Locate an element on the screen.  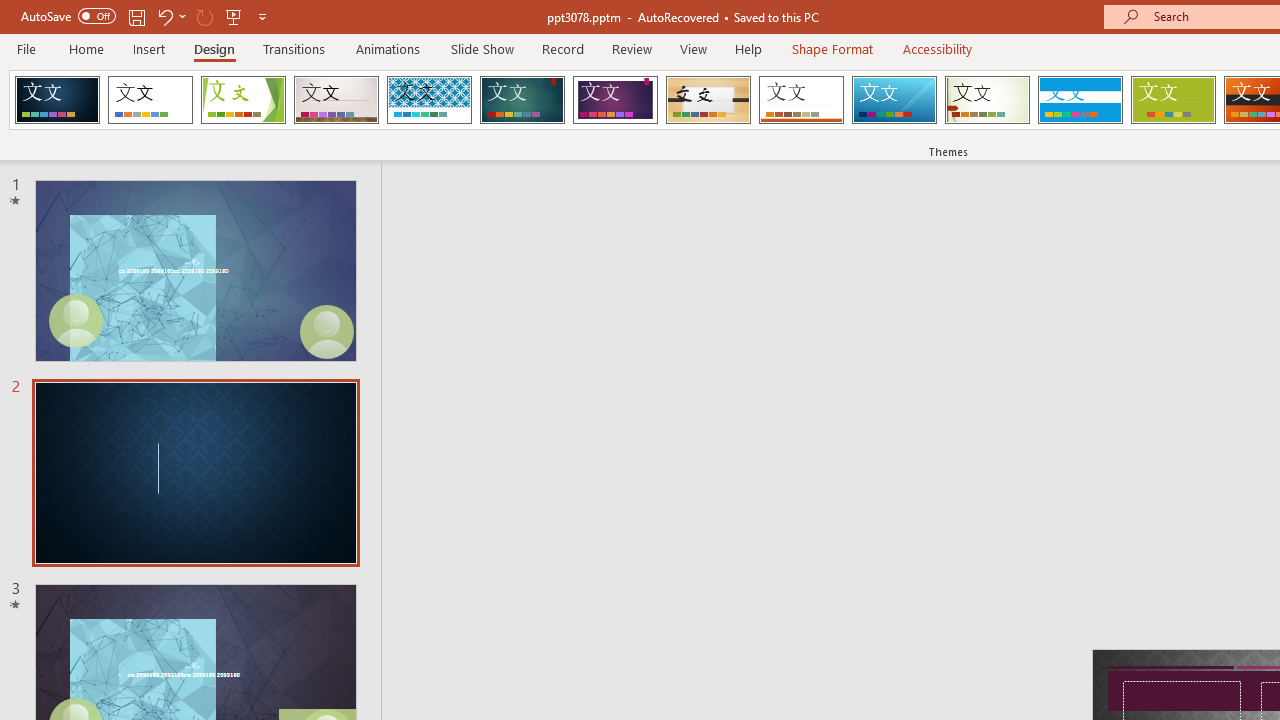
'Integral' is located at coordinates (428, 100).